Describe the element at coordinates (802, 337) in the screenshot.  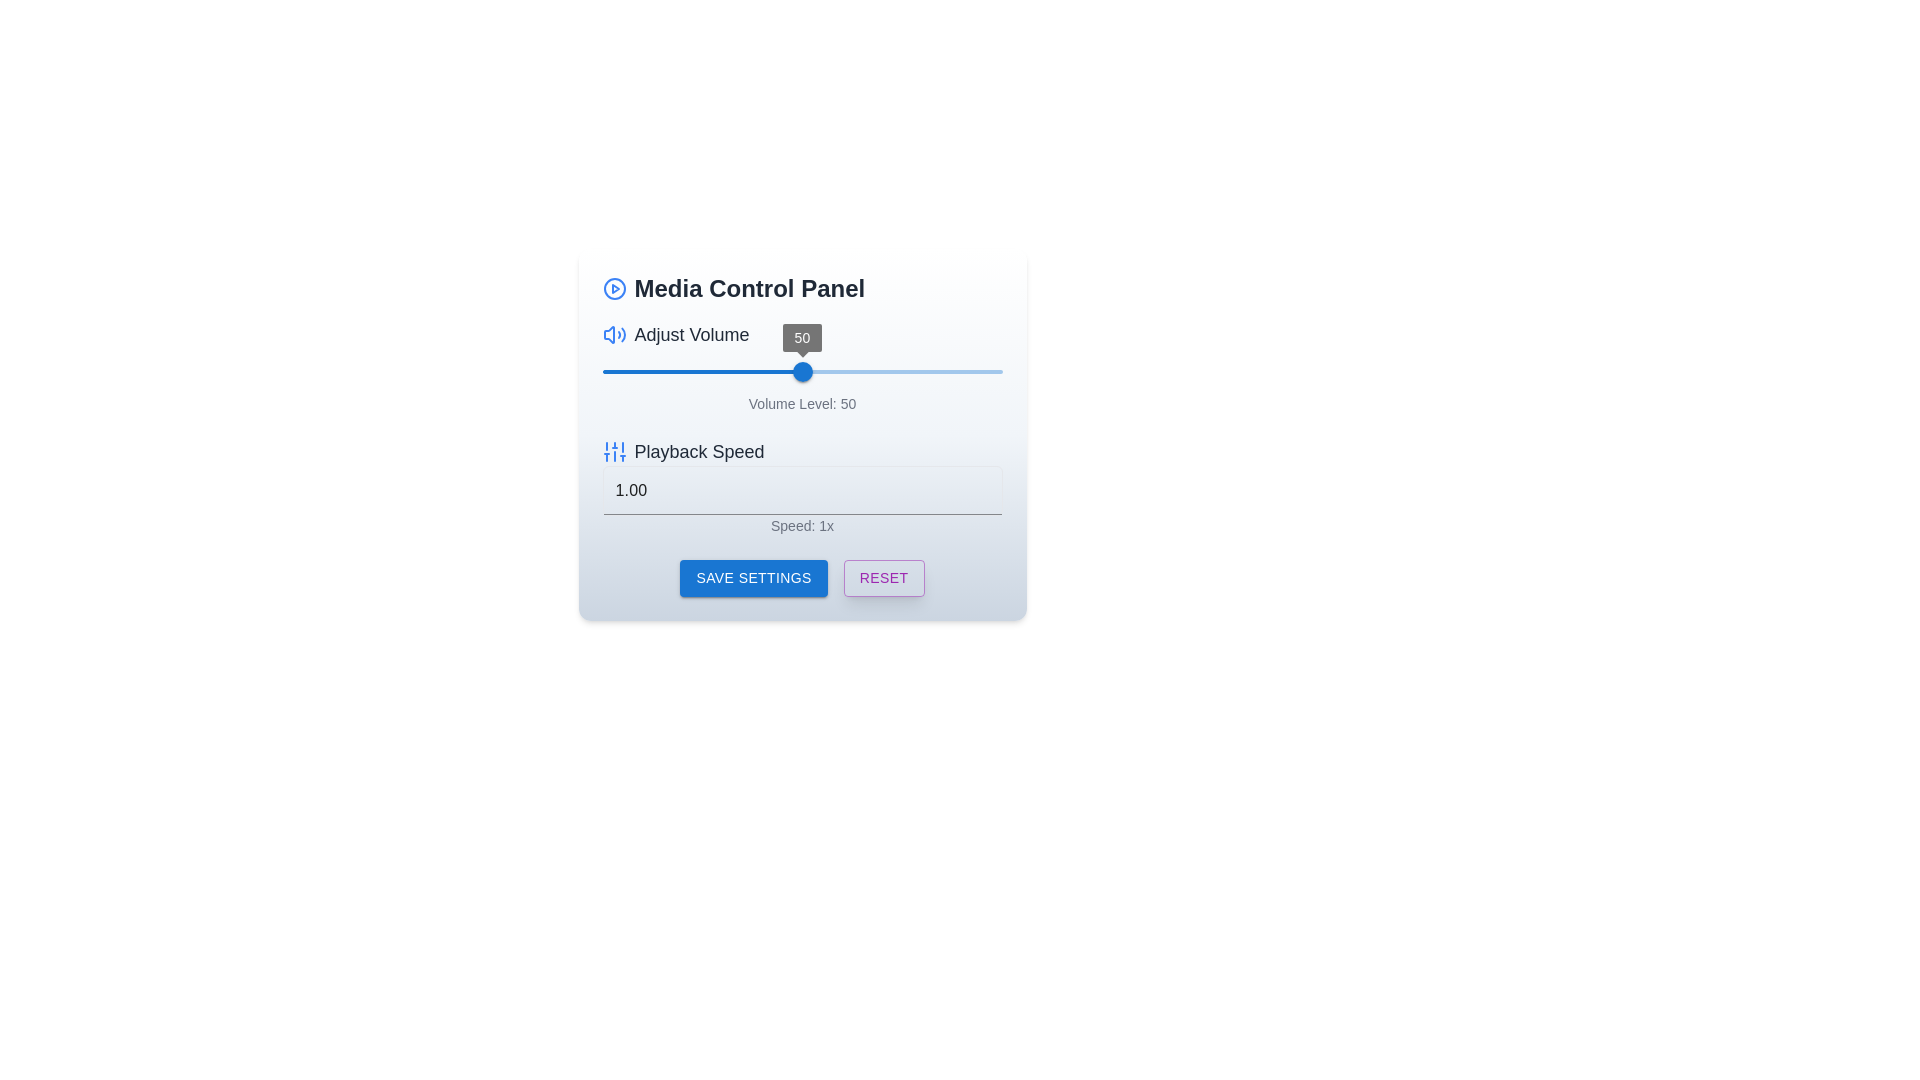
I see `the gray circular badge containing the number '50' which indicates the value label for the 'Adjust Volume' slider, located directly above the slider handle` at that location.